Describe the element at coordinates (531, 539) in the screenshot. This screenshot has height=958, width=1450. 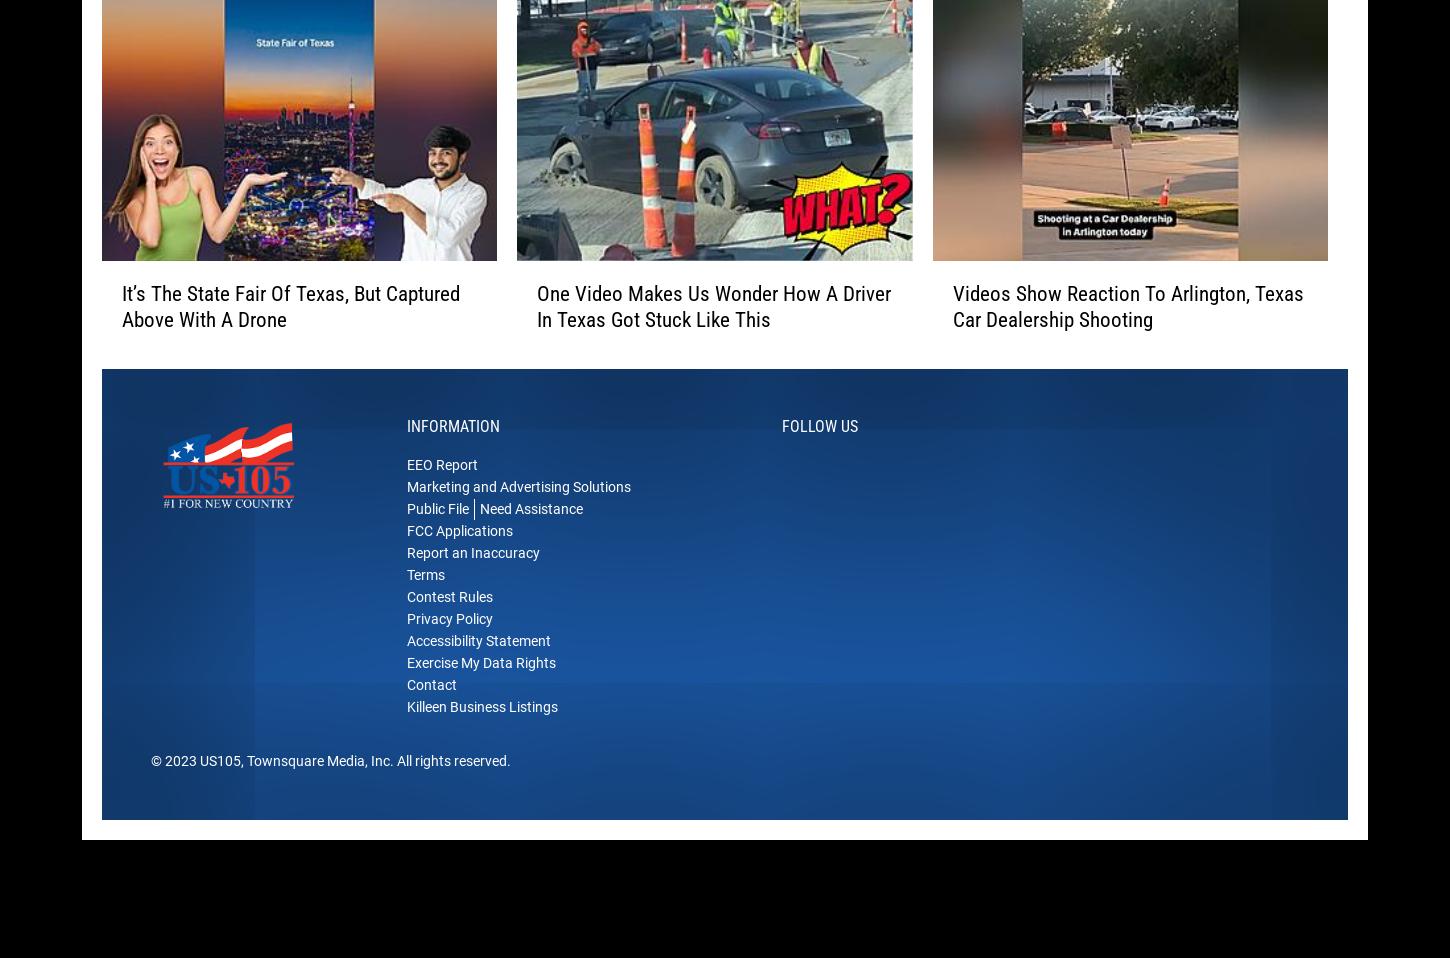
I see `'Need Assistance'` at that location.